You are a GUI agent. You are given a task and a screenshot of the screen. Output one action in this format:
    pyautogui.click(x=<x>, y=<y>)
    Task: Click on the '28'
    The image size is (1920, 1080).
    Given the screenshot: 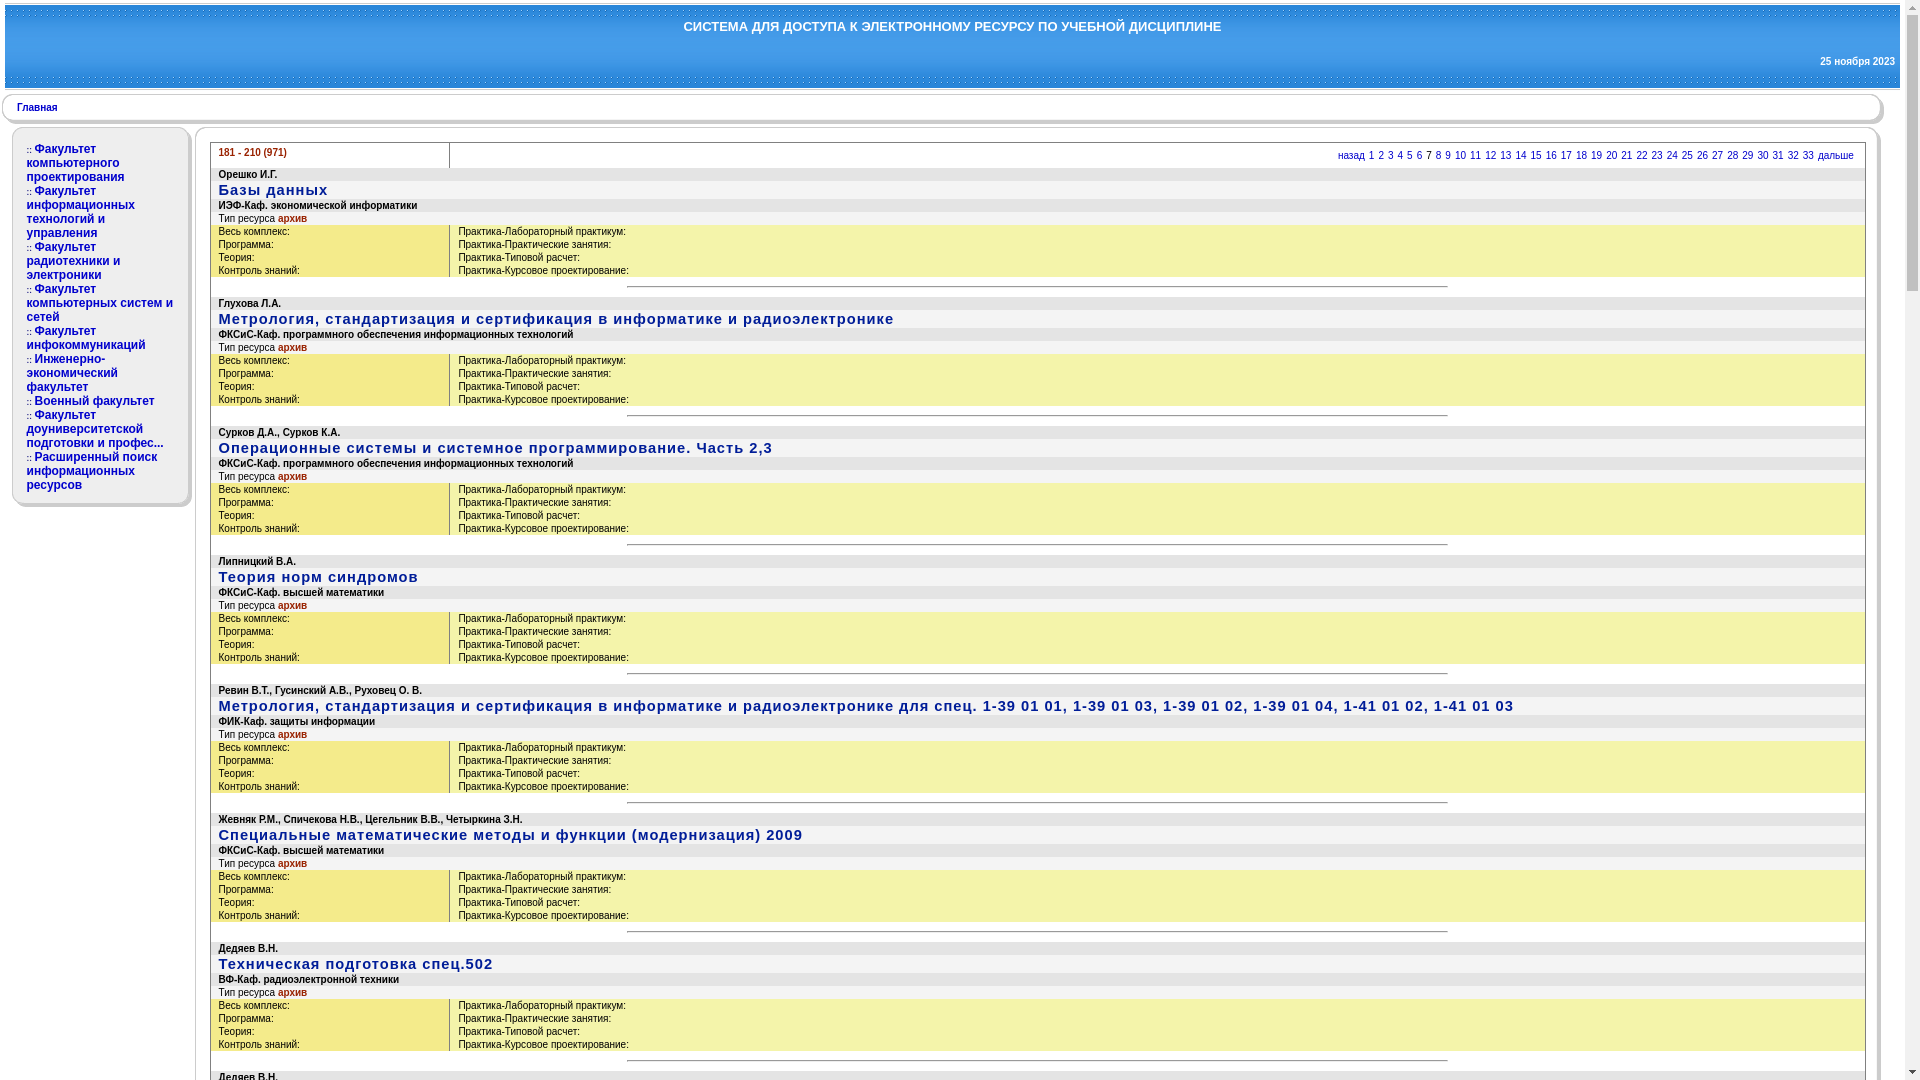 What is the action you would take?
    pyautogui.click(x=1731, y=154)
    